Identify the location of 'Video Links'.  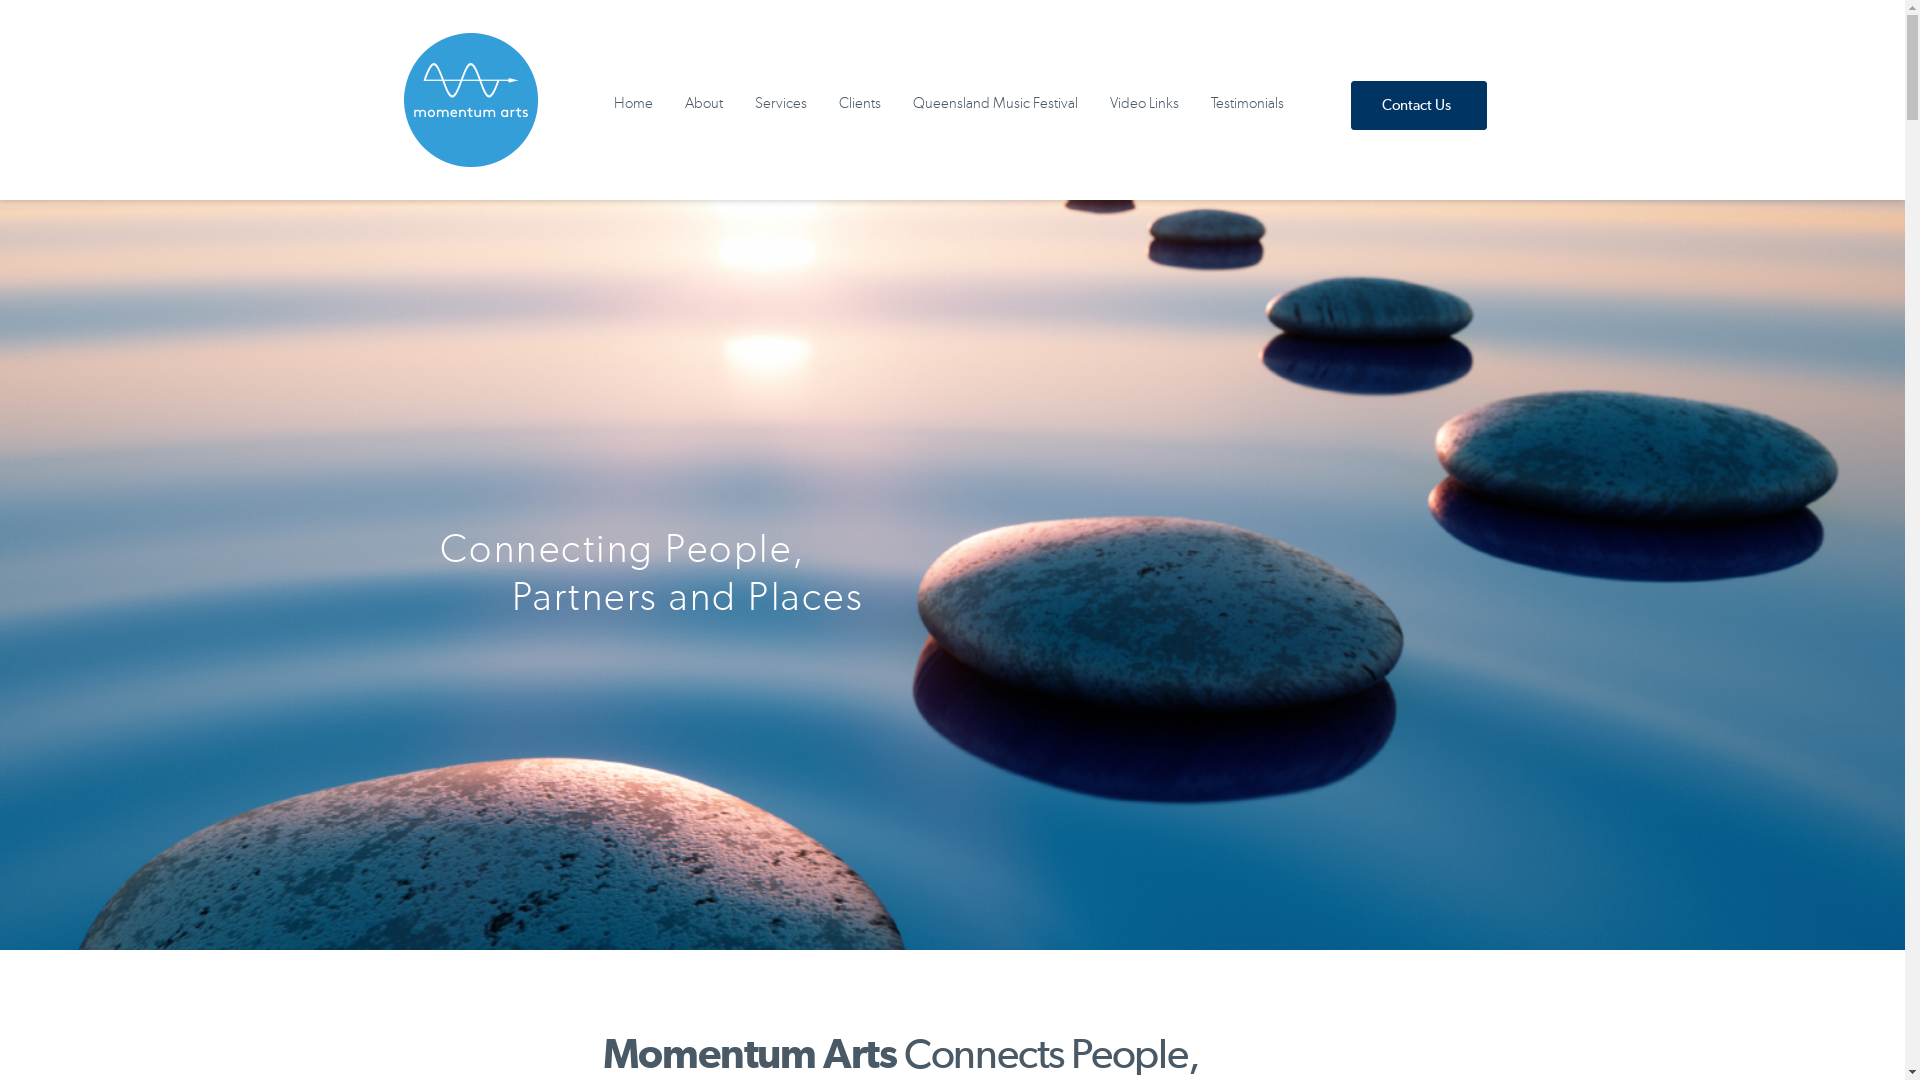
(1144, 104).